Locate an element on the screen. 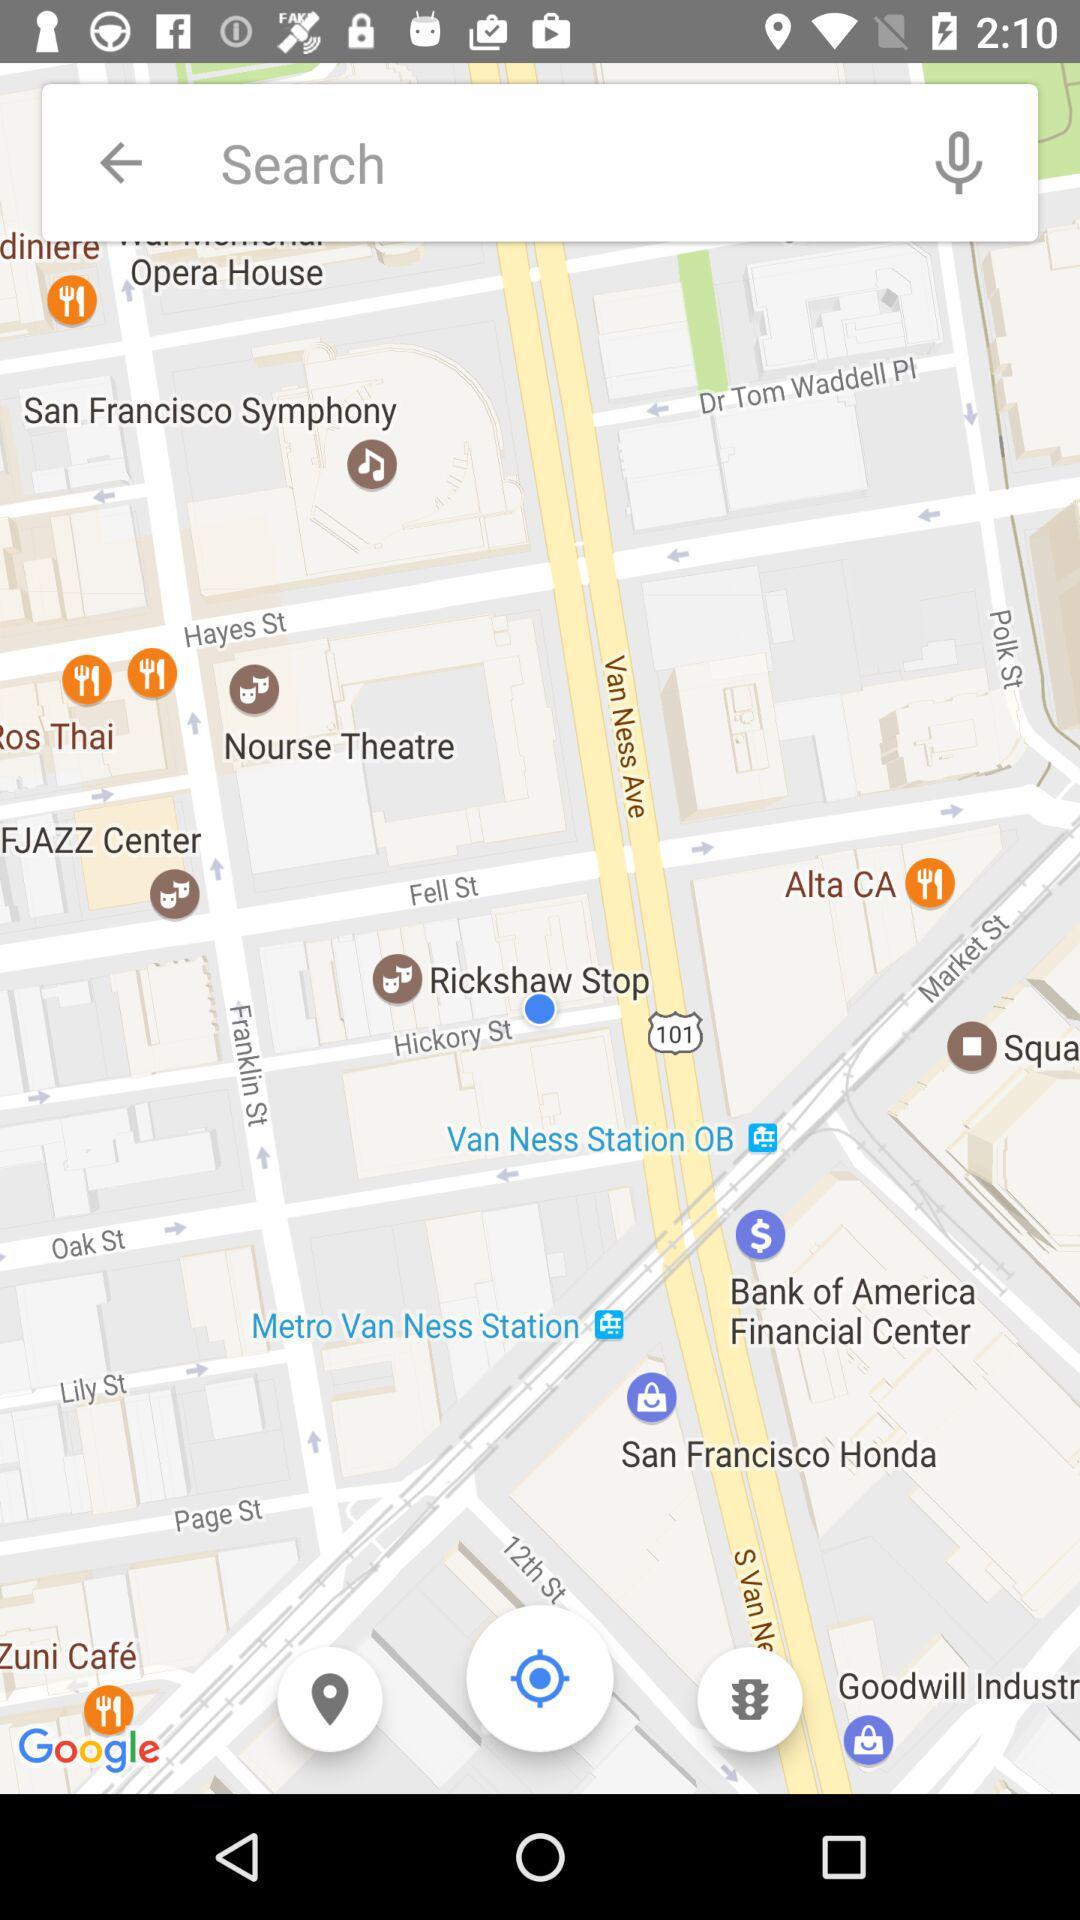  pin a point on map is located at coordinates (329, 1698).